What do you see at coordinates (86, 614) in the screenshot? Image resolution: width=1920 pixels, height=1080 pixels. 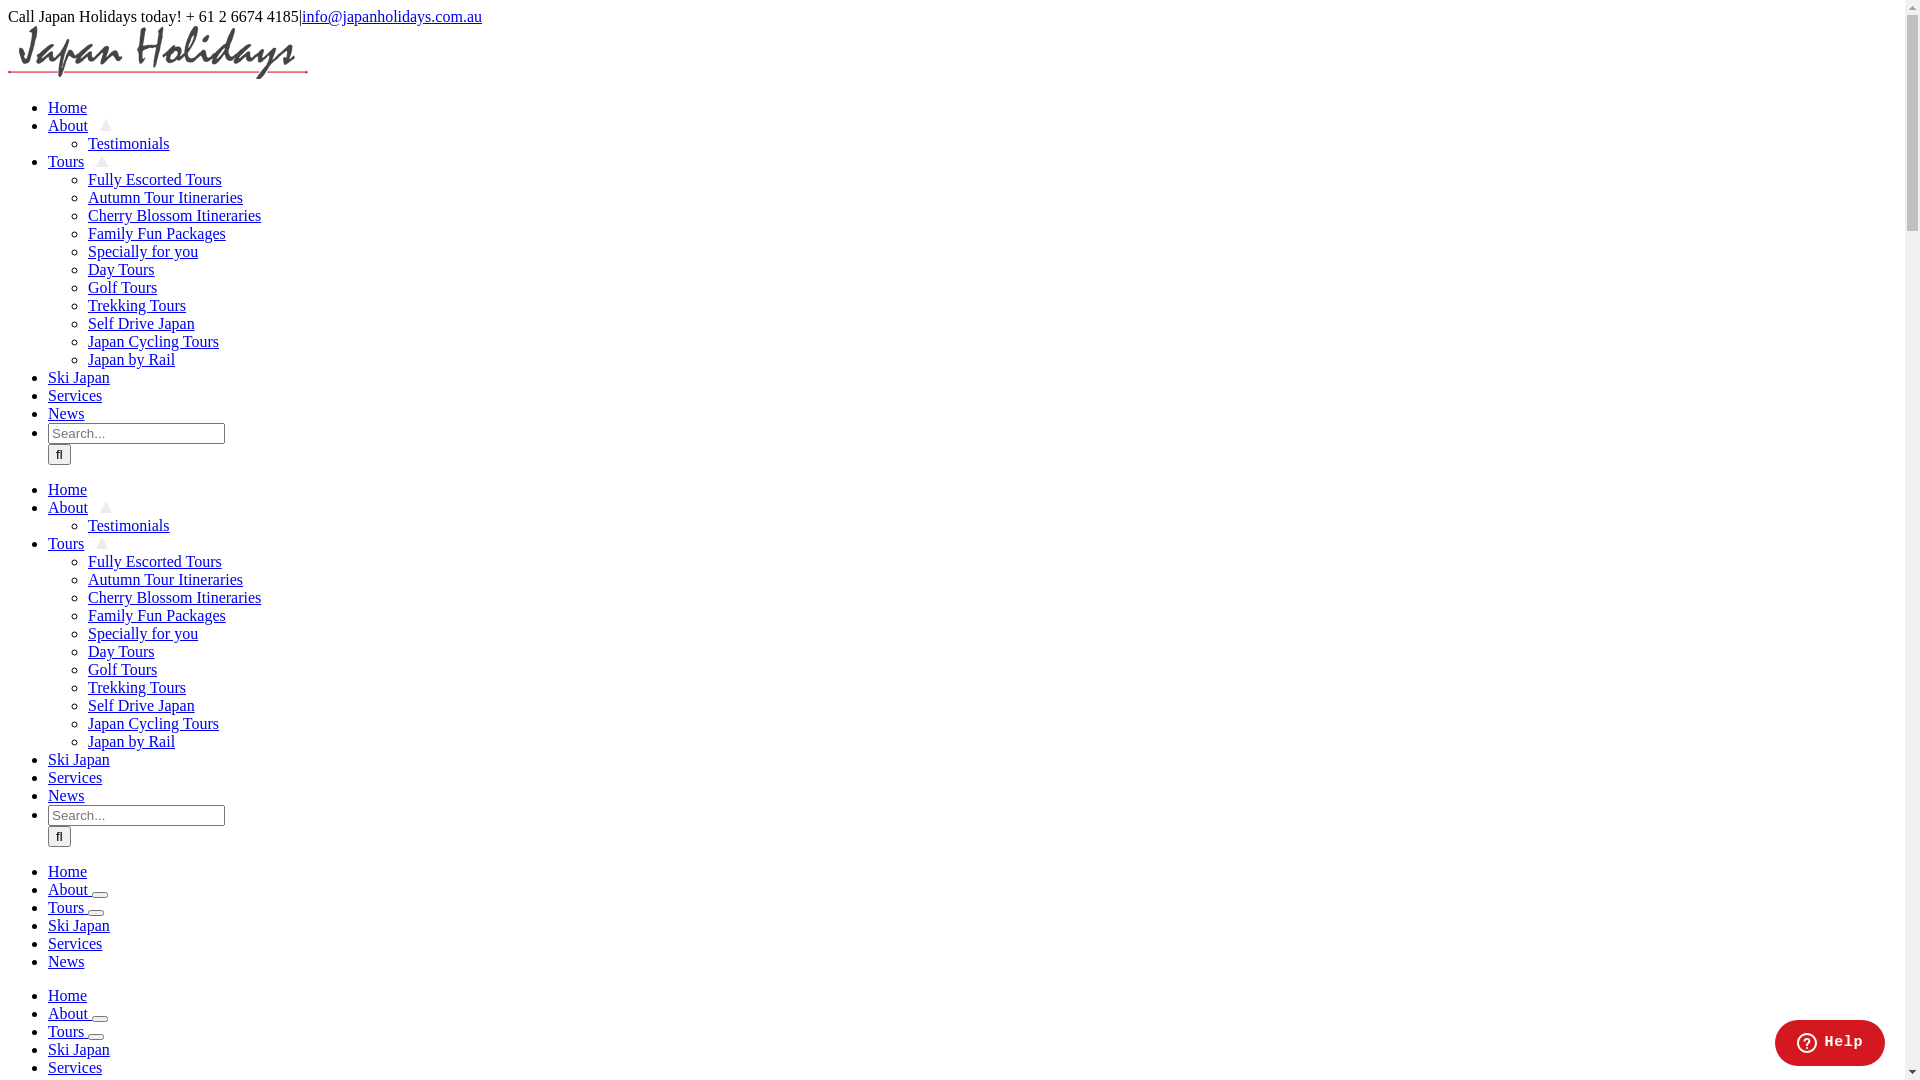 I see `'Family Fun Packages'` at bounding box center [86, 614].